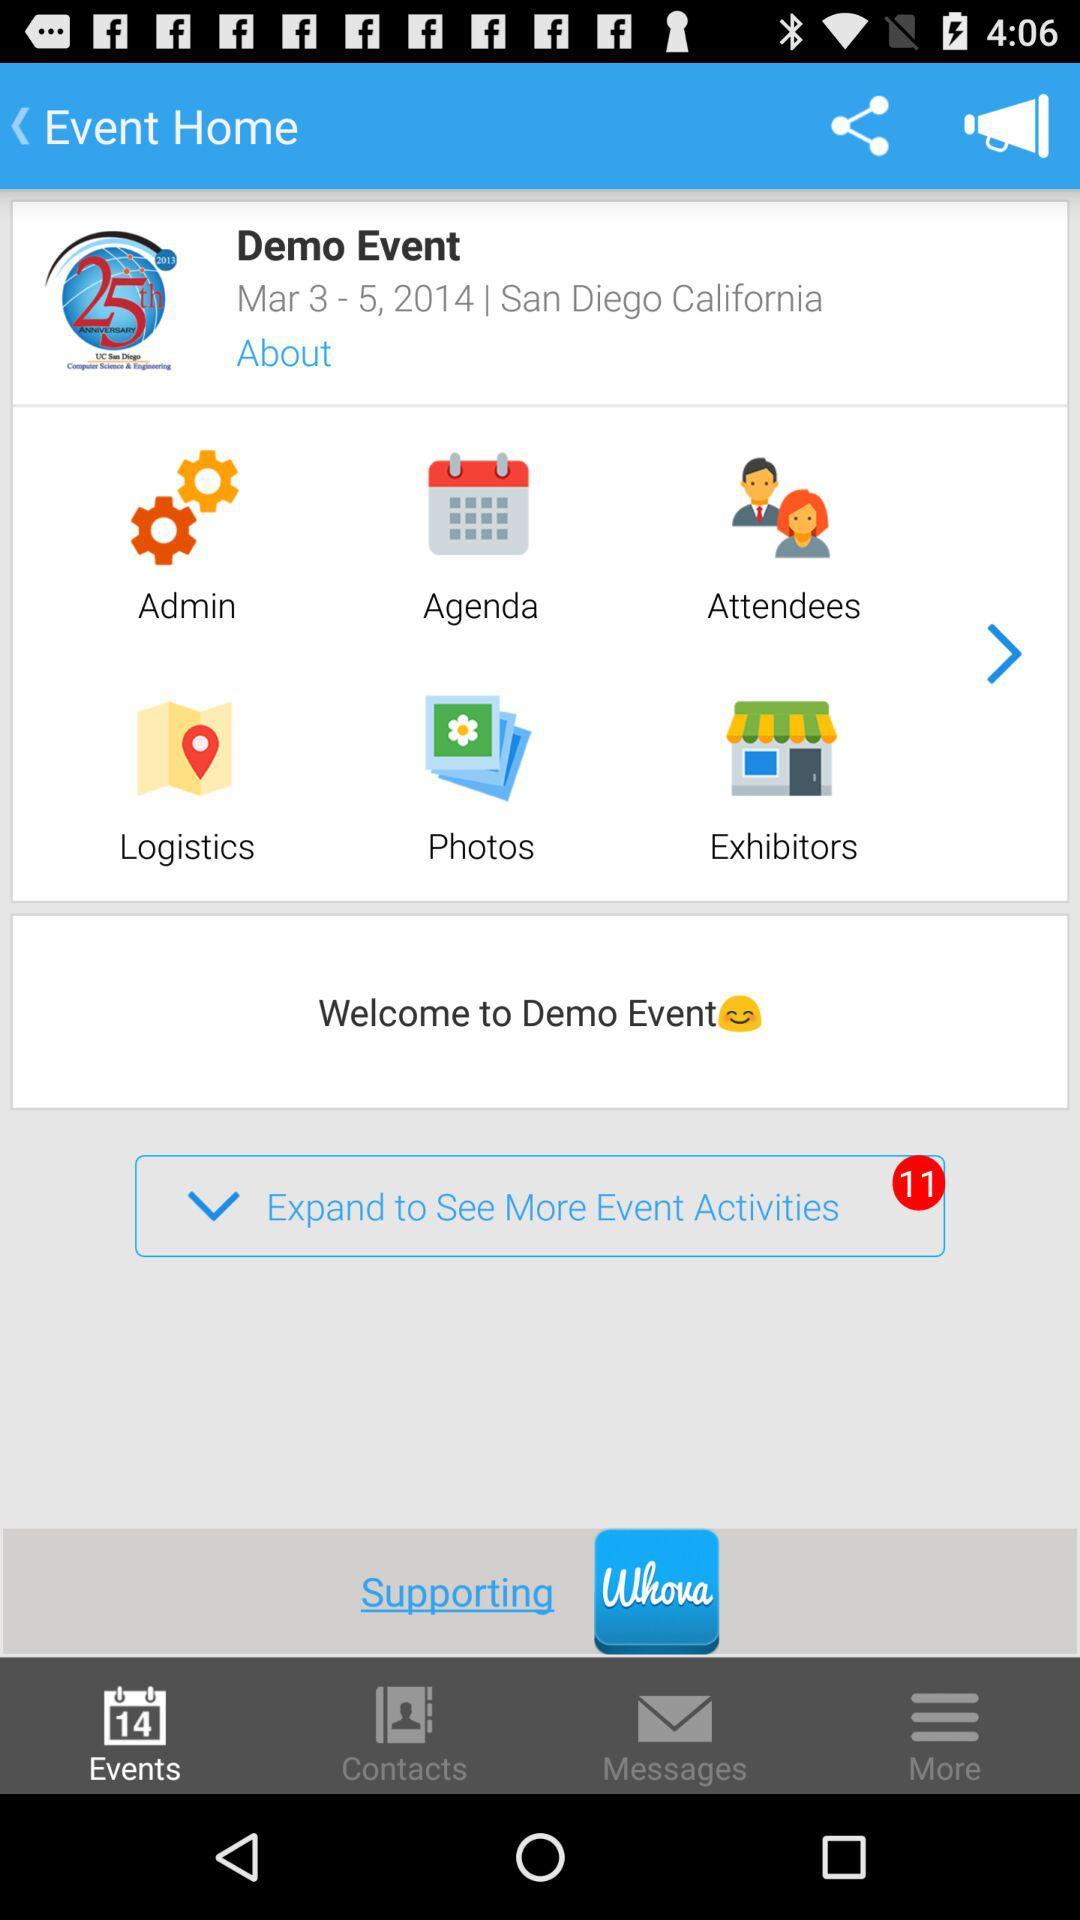  Describe the element at coordinates (111, 299) in the screenshot. I see `open demo event profile` at that location.